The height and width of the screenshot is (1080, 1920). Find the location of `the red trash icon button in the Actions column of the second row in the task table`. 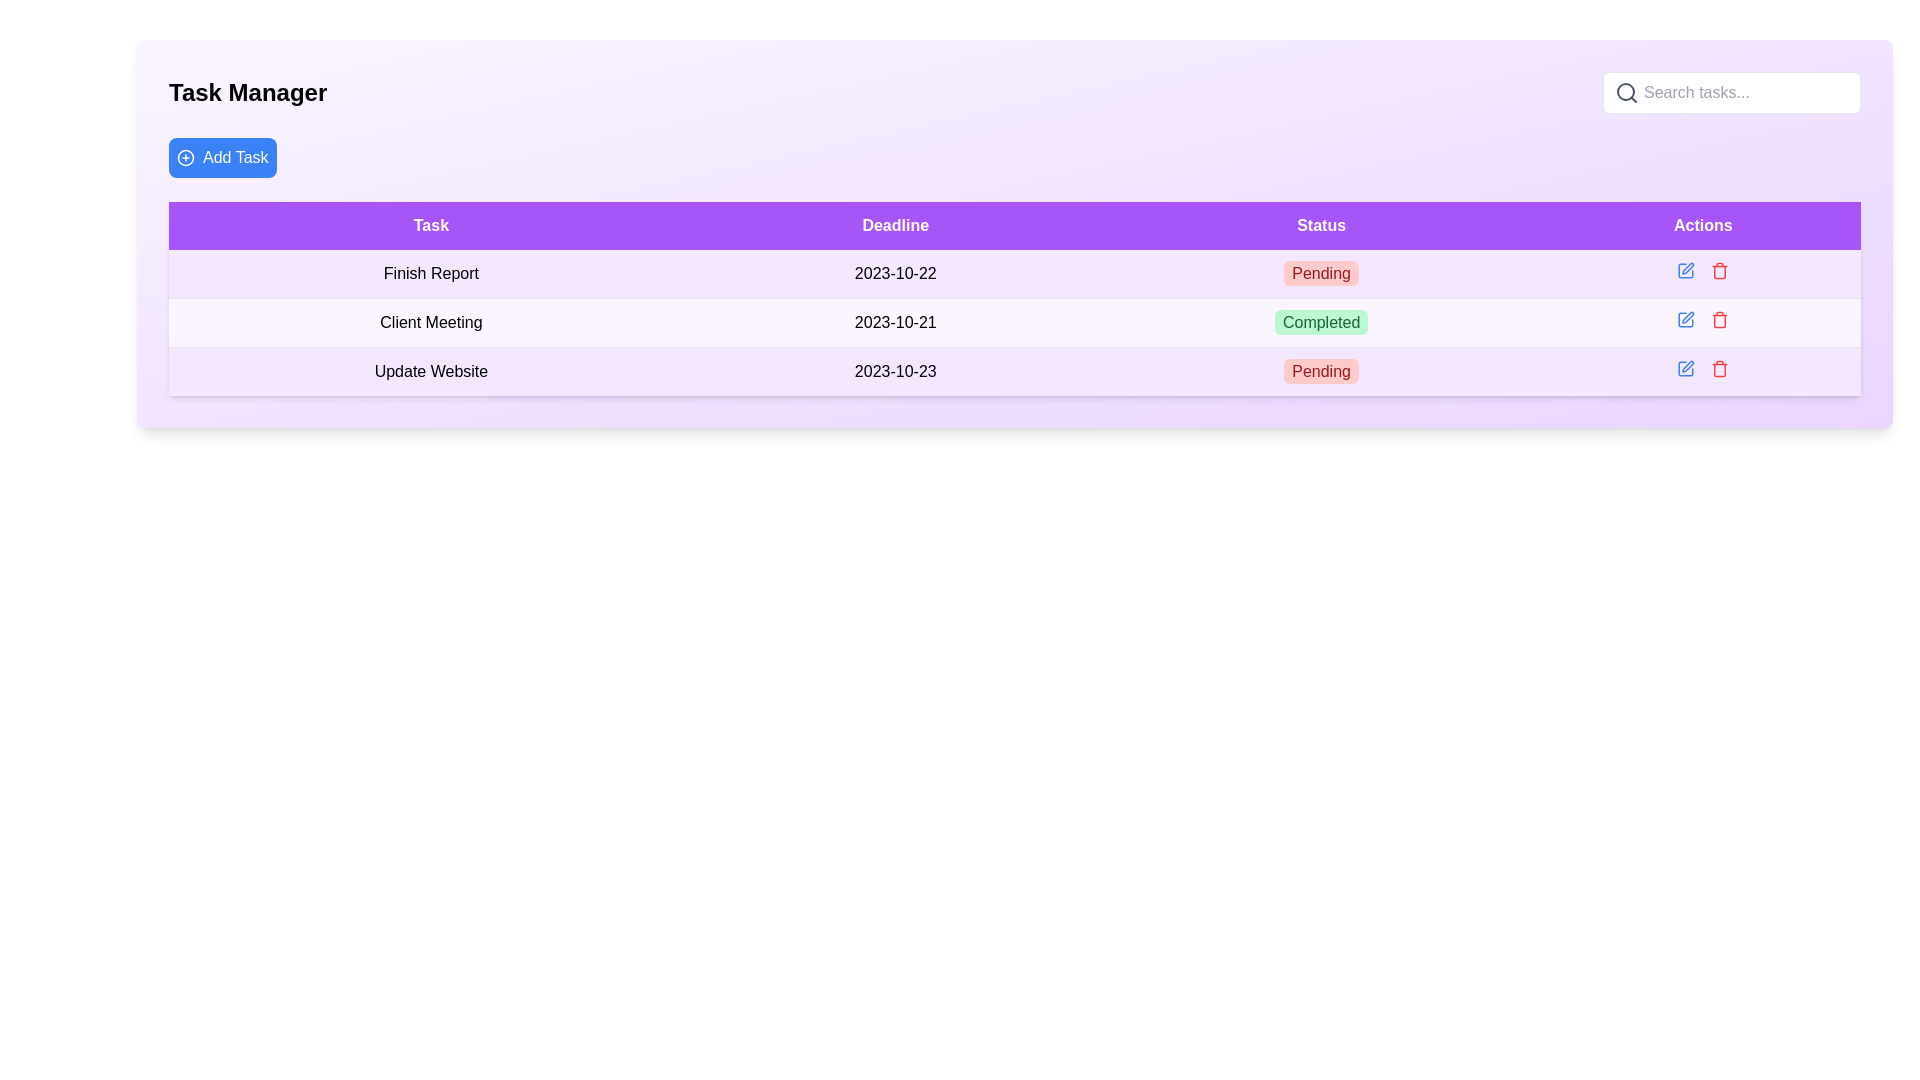

the red trash icon button in the Actions column of the second row in the task table is located at coordinates (1719, 319).